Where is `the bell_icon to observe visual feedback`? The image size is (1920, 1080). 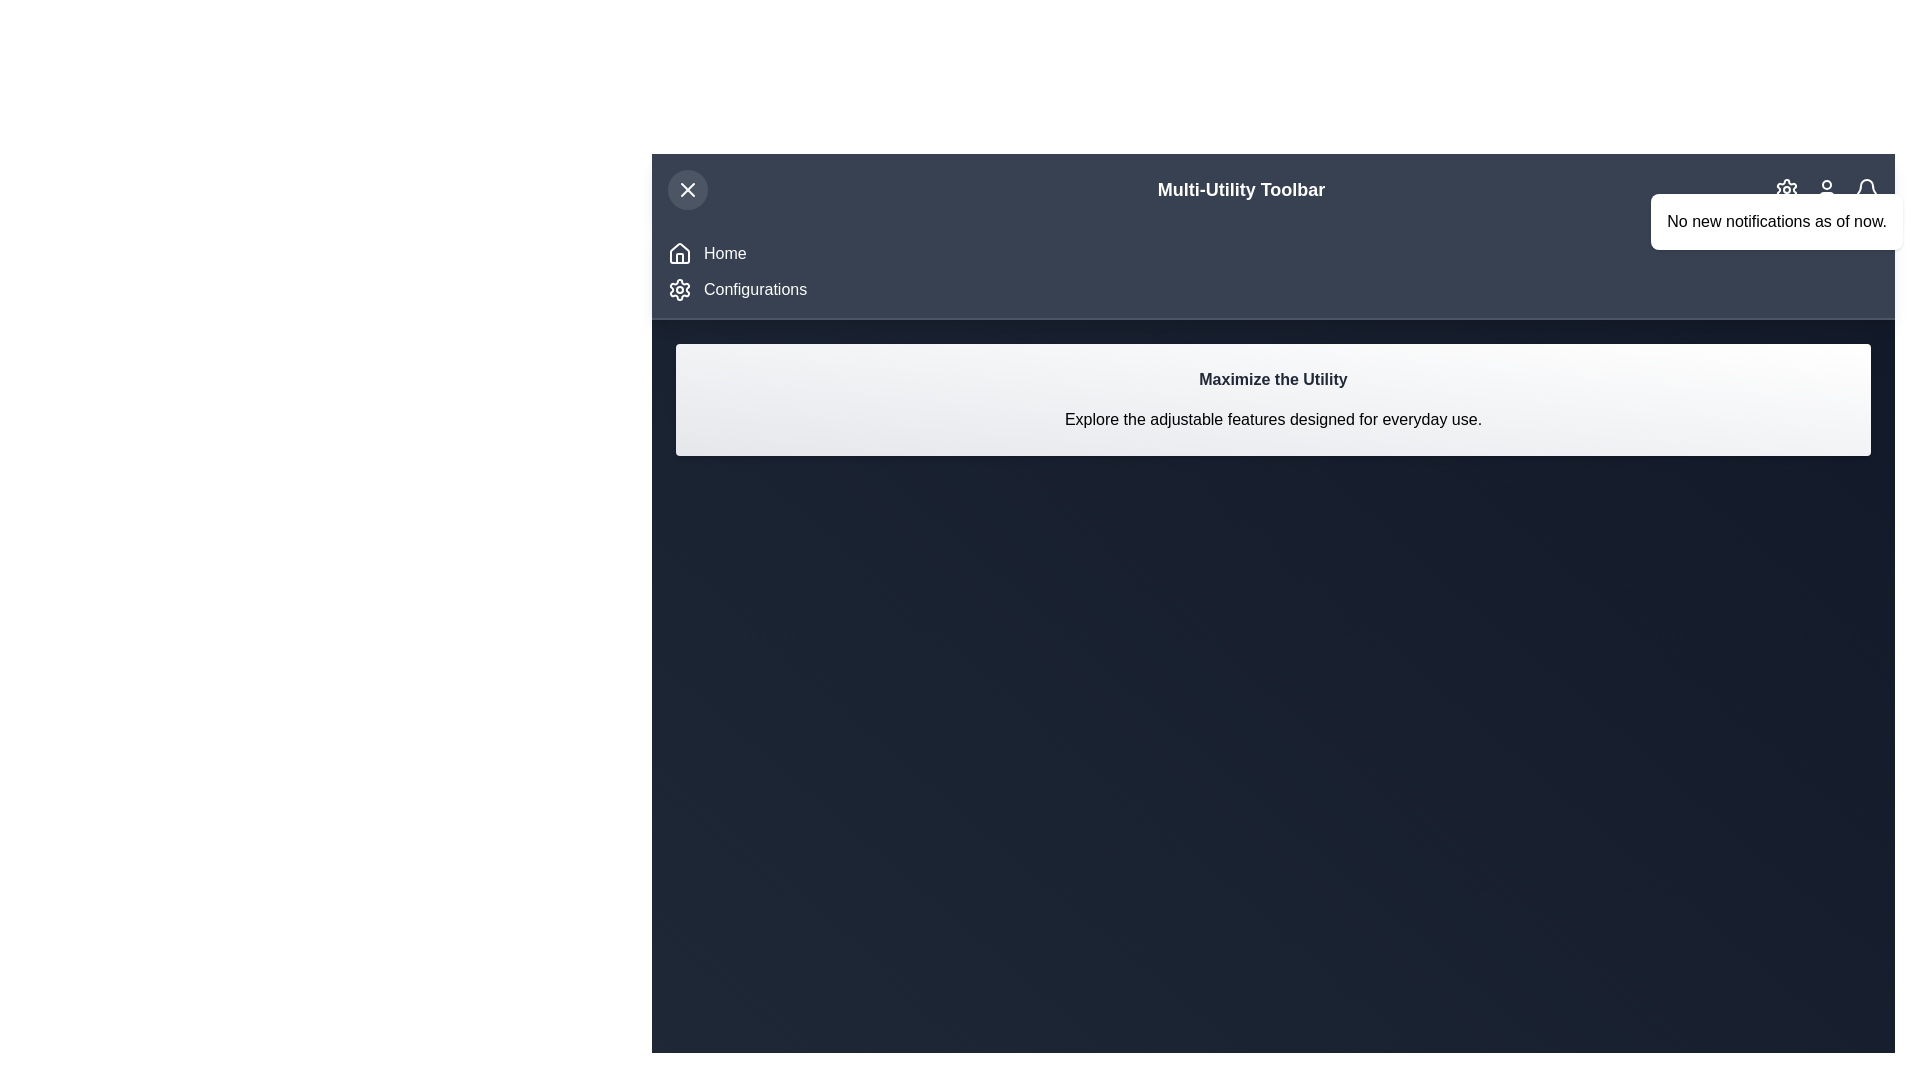
the bell_icon to observe visual feedback is located at coordinates (1866, 189).